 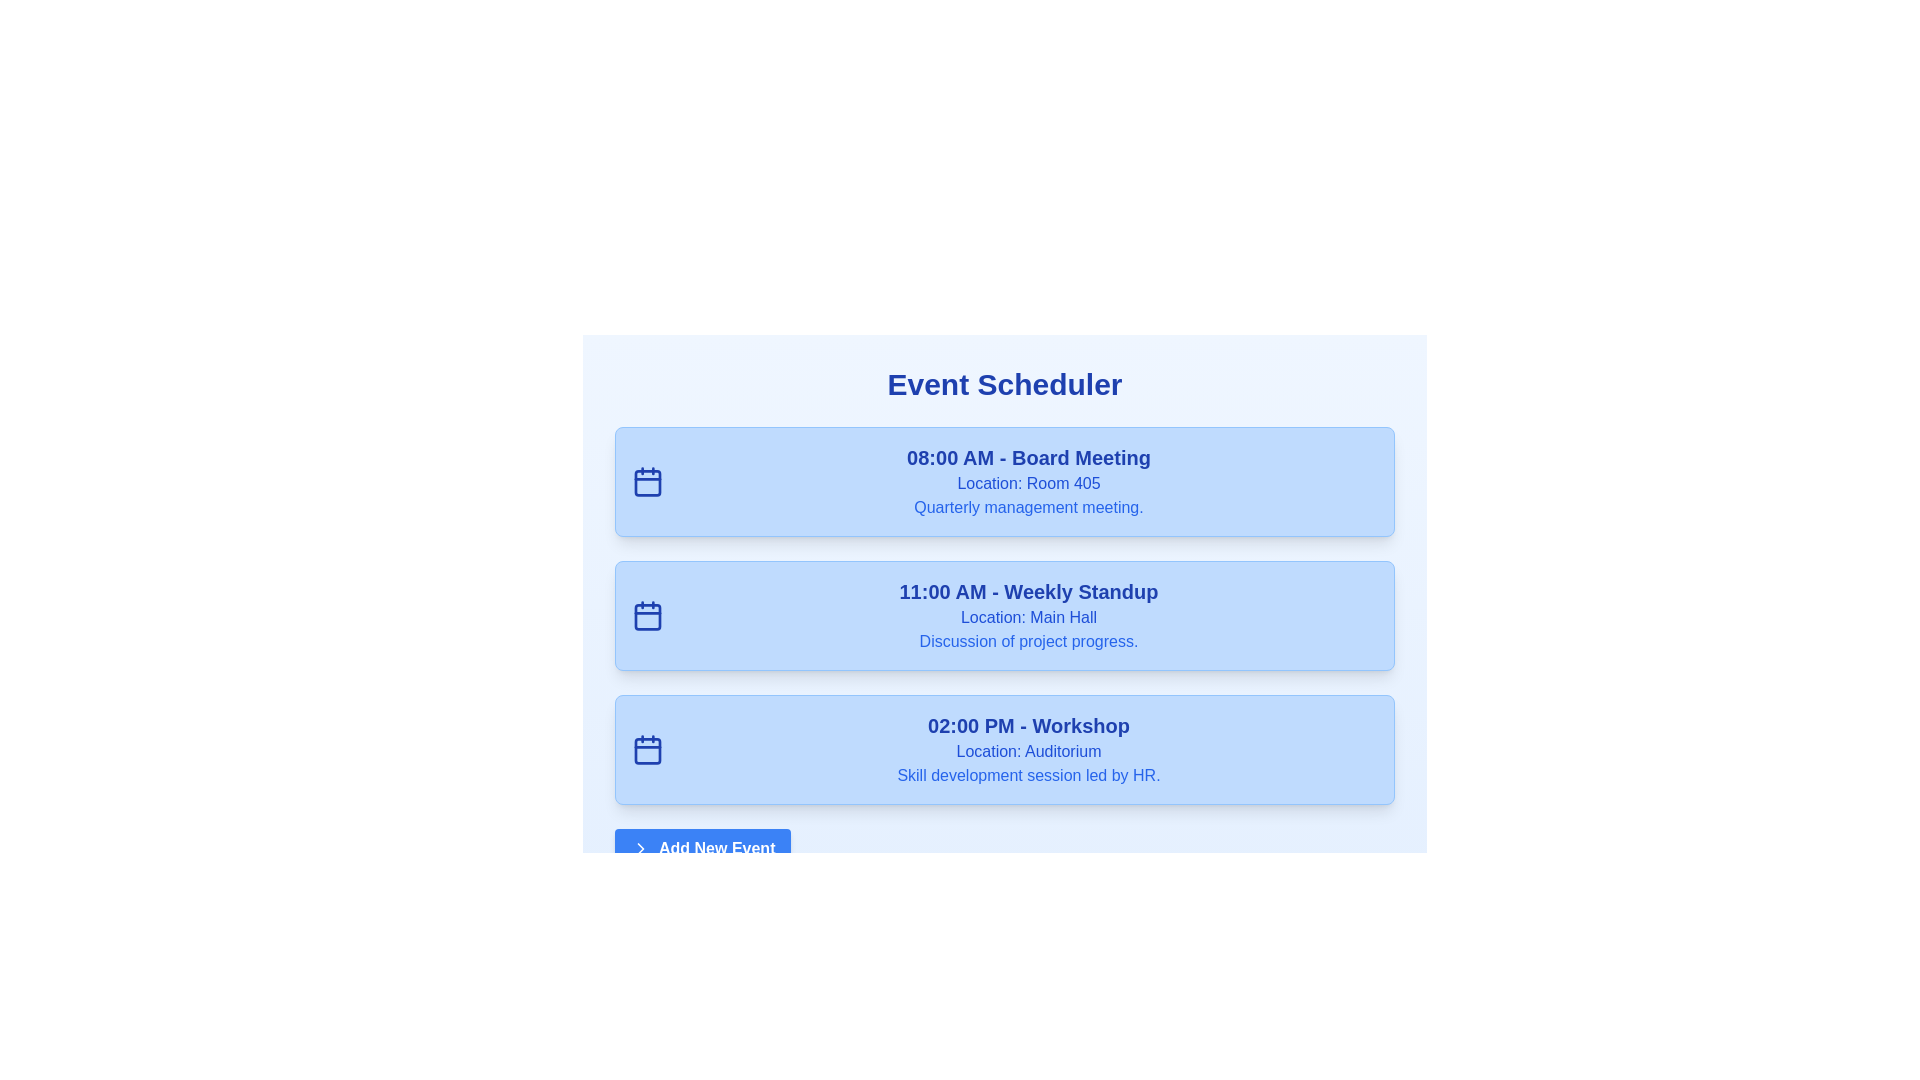 I want to click on the calendar icon located at the left end of the first event card that displays '08:00 AM - Board MeetingLocation: Room 405Quarterly management meeting.', so click(x=648, y=482).